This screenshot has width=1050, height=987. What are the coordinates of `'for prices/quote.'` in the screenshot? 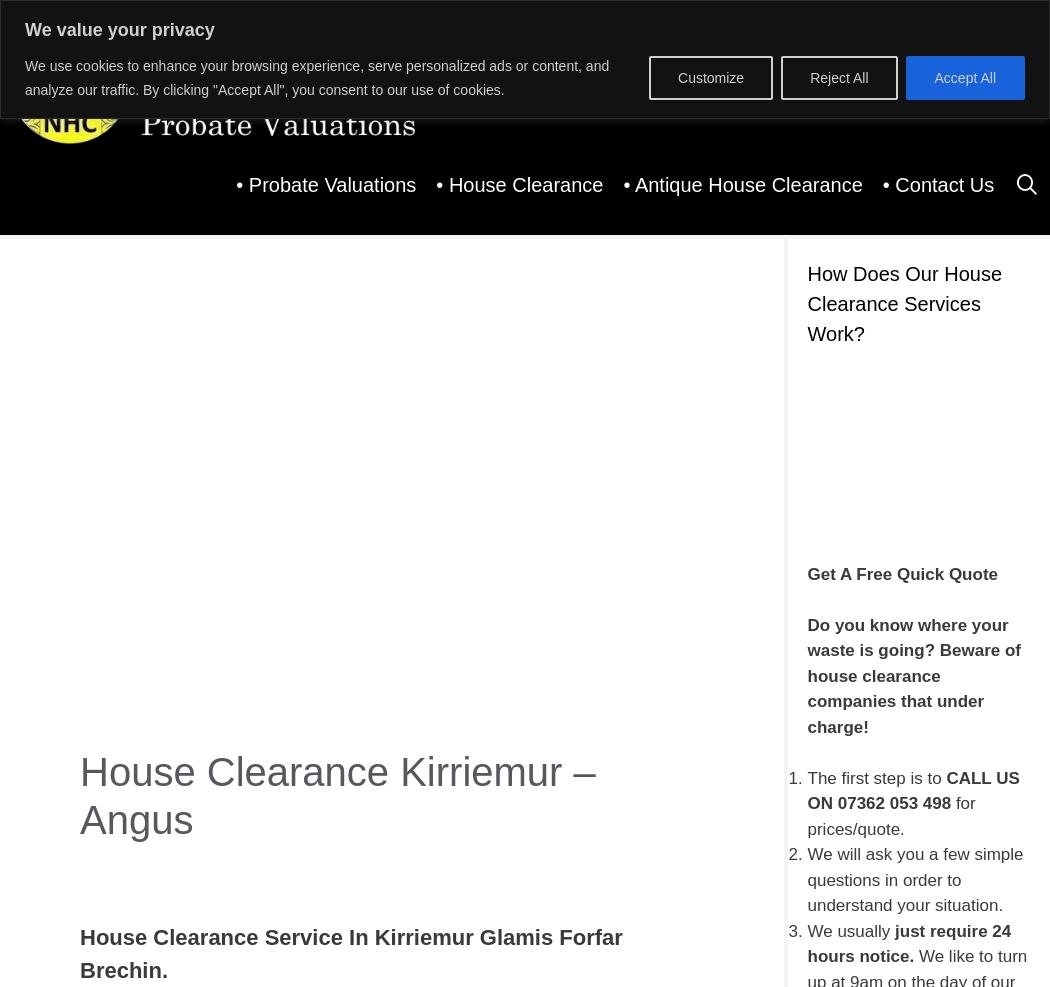 It's located at (890, 815).